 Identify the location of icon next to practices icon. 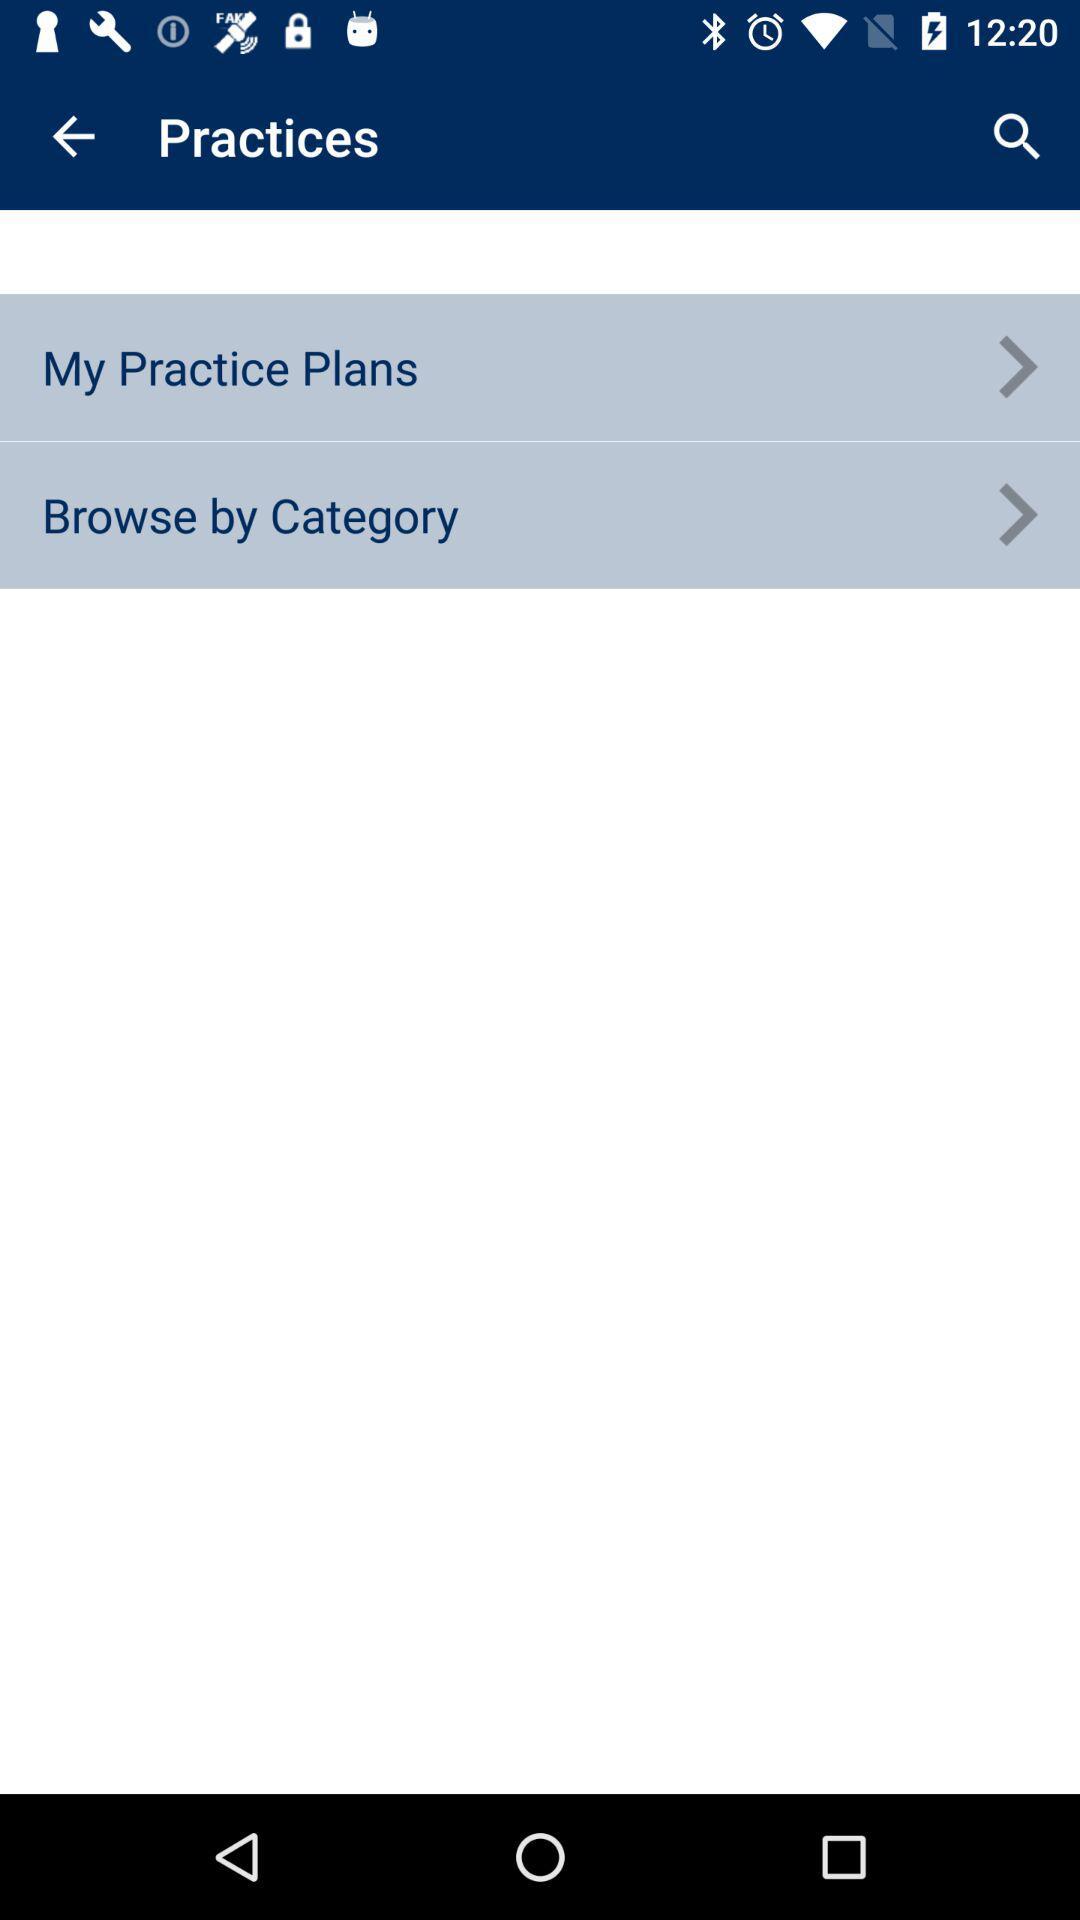
(72, 135).